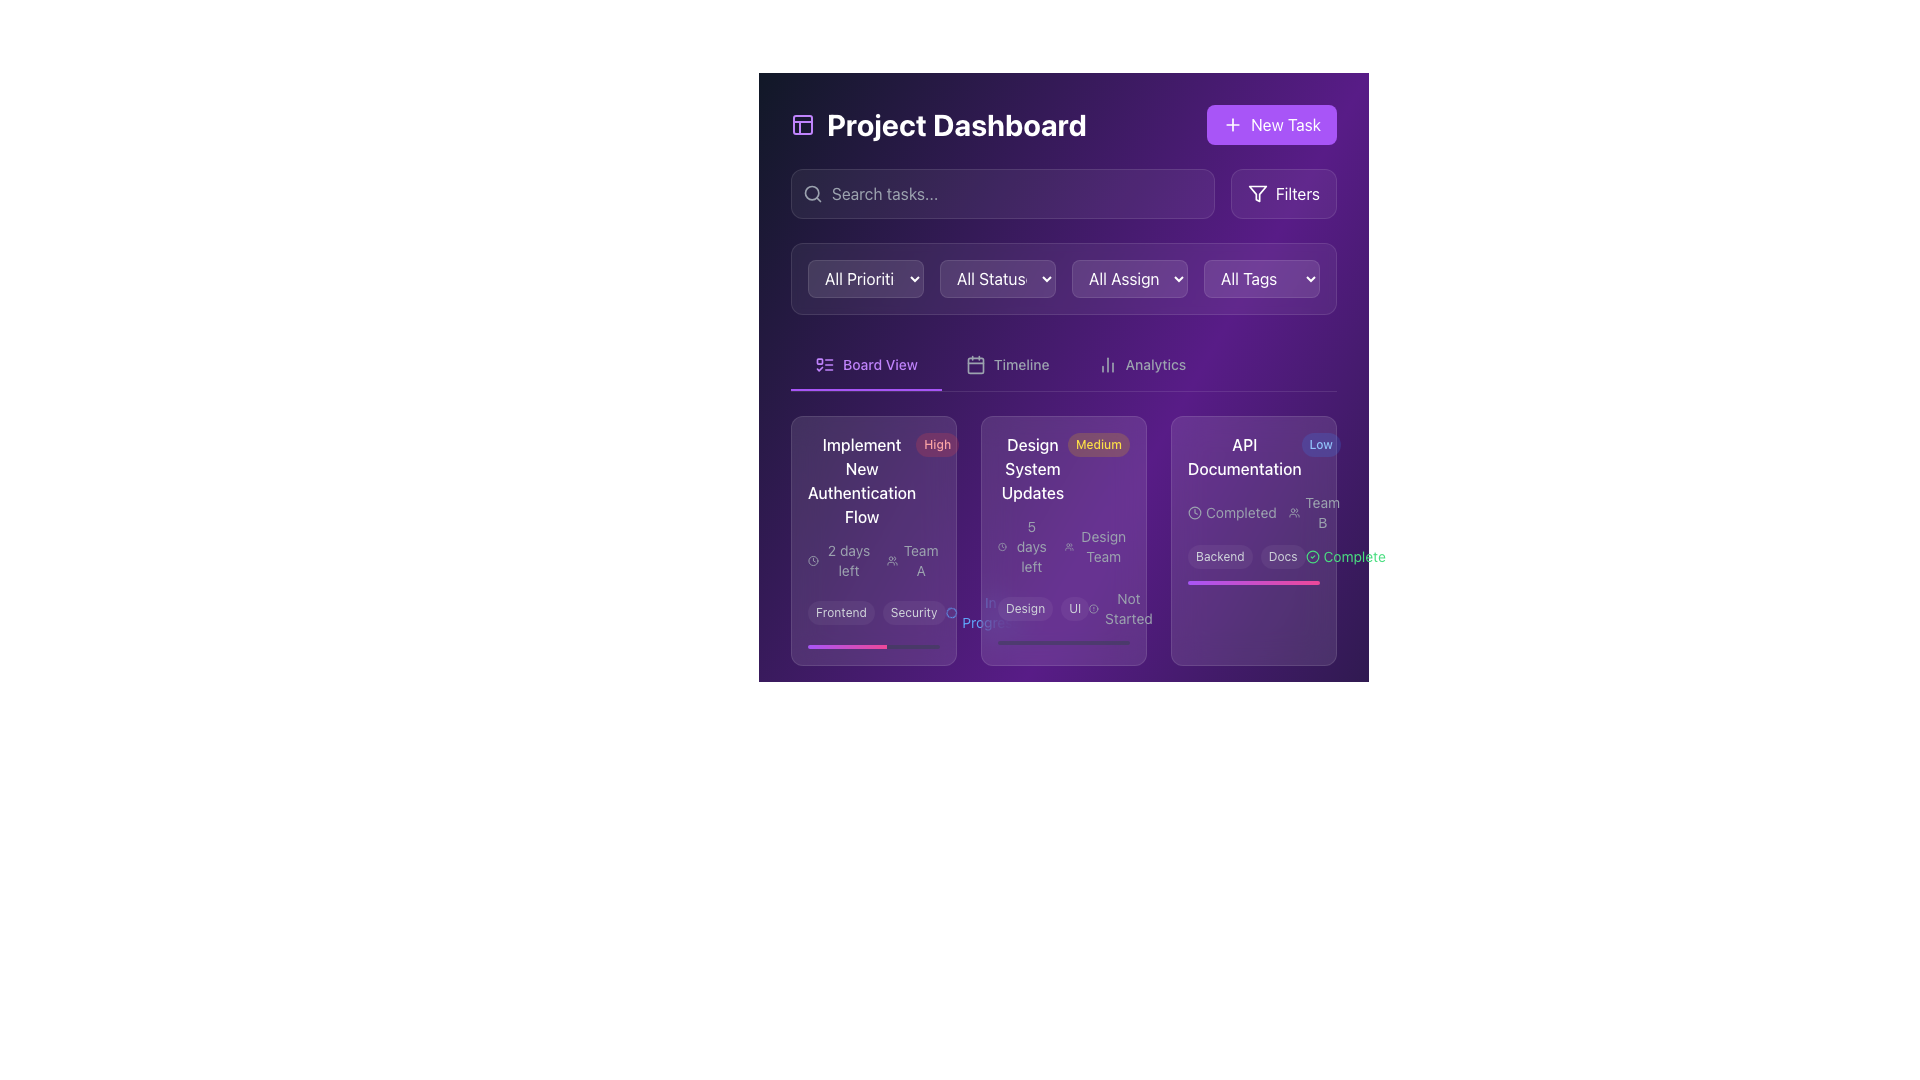  I want to click on the tag-like component labeled 'Low', which is styled with a small rounded rectangle and is positioned on a semi-transparent blue background, so click(1321, 443).